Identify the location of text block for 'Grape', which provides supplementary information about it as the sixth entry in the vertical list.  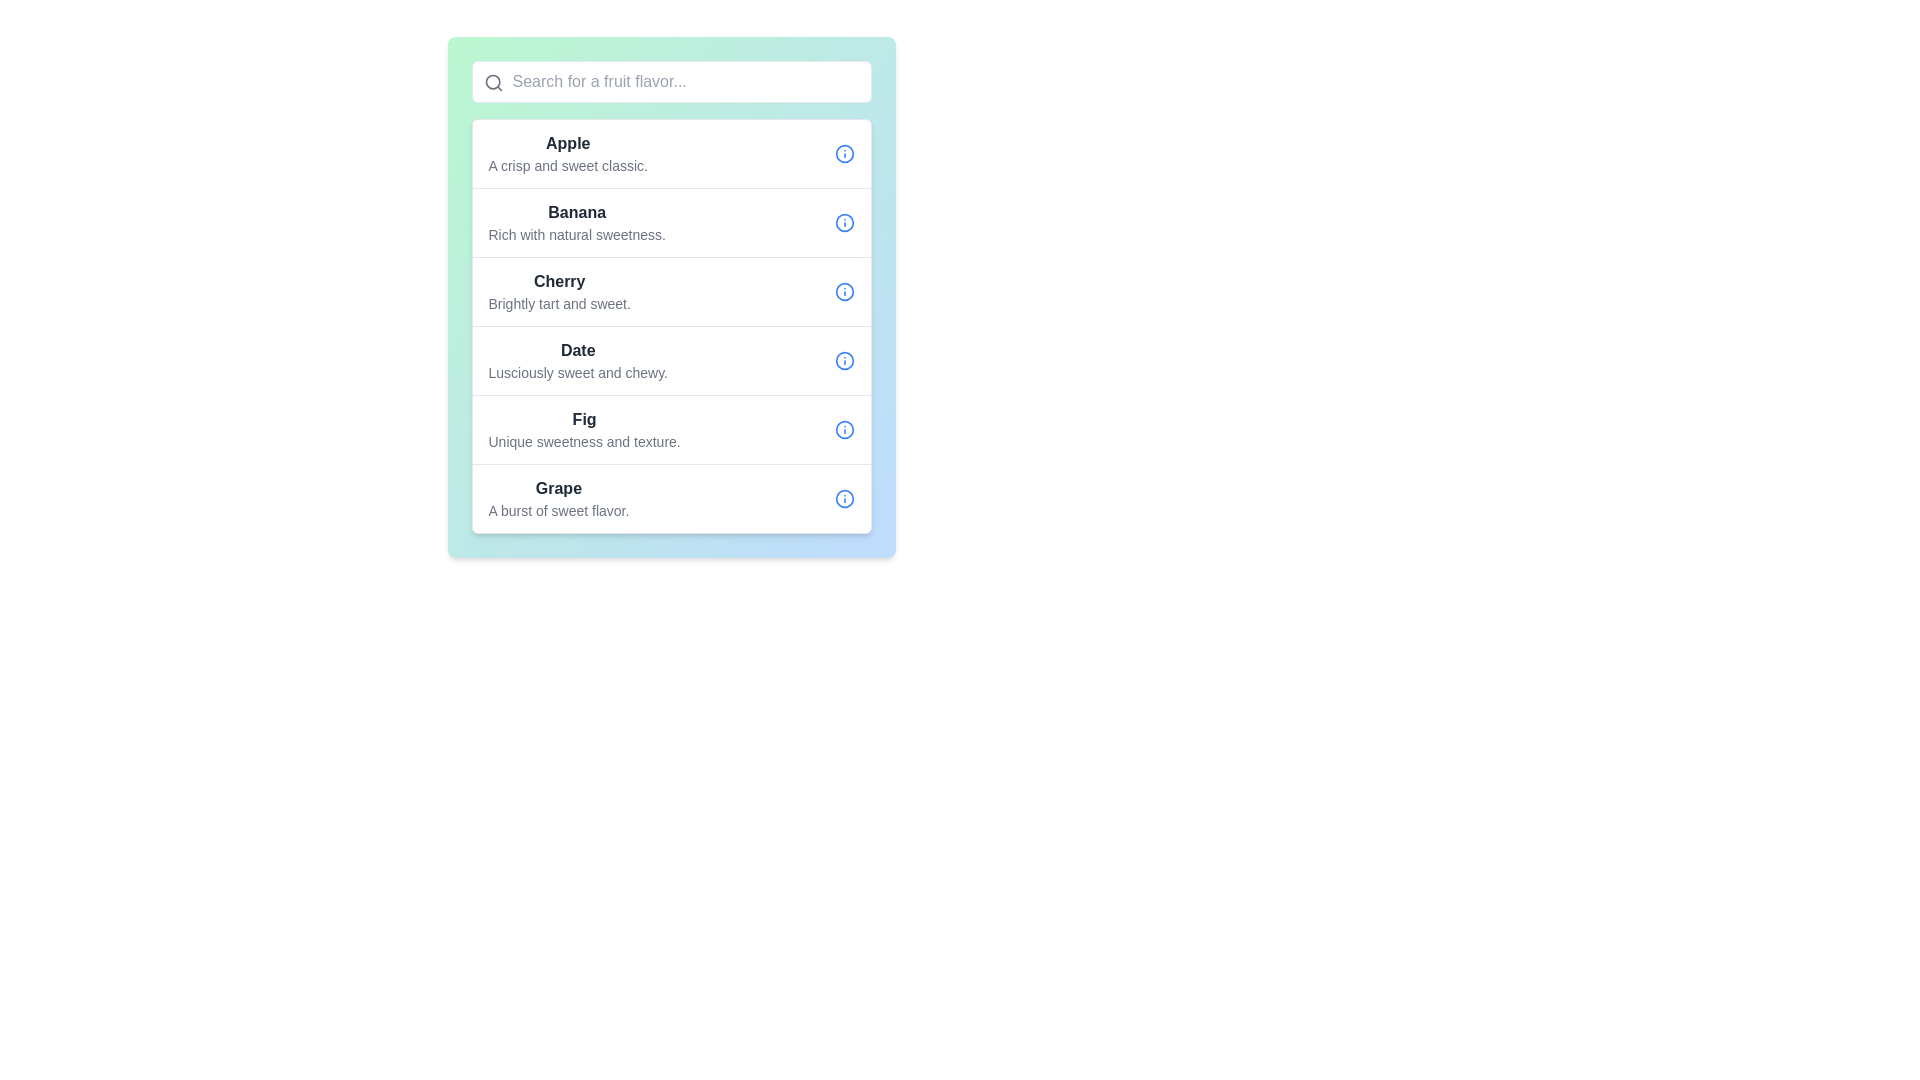
(558, 497).